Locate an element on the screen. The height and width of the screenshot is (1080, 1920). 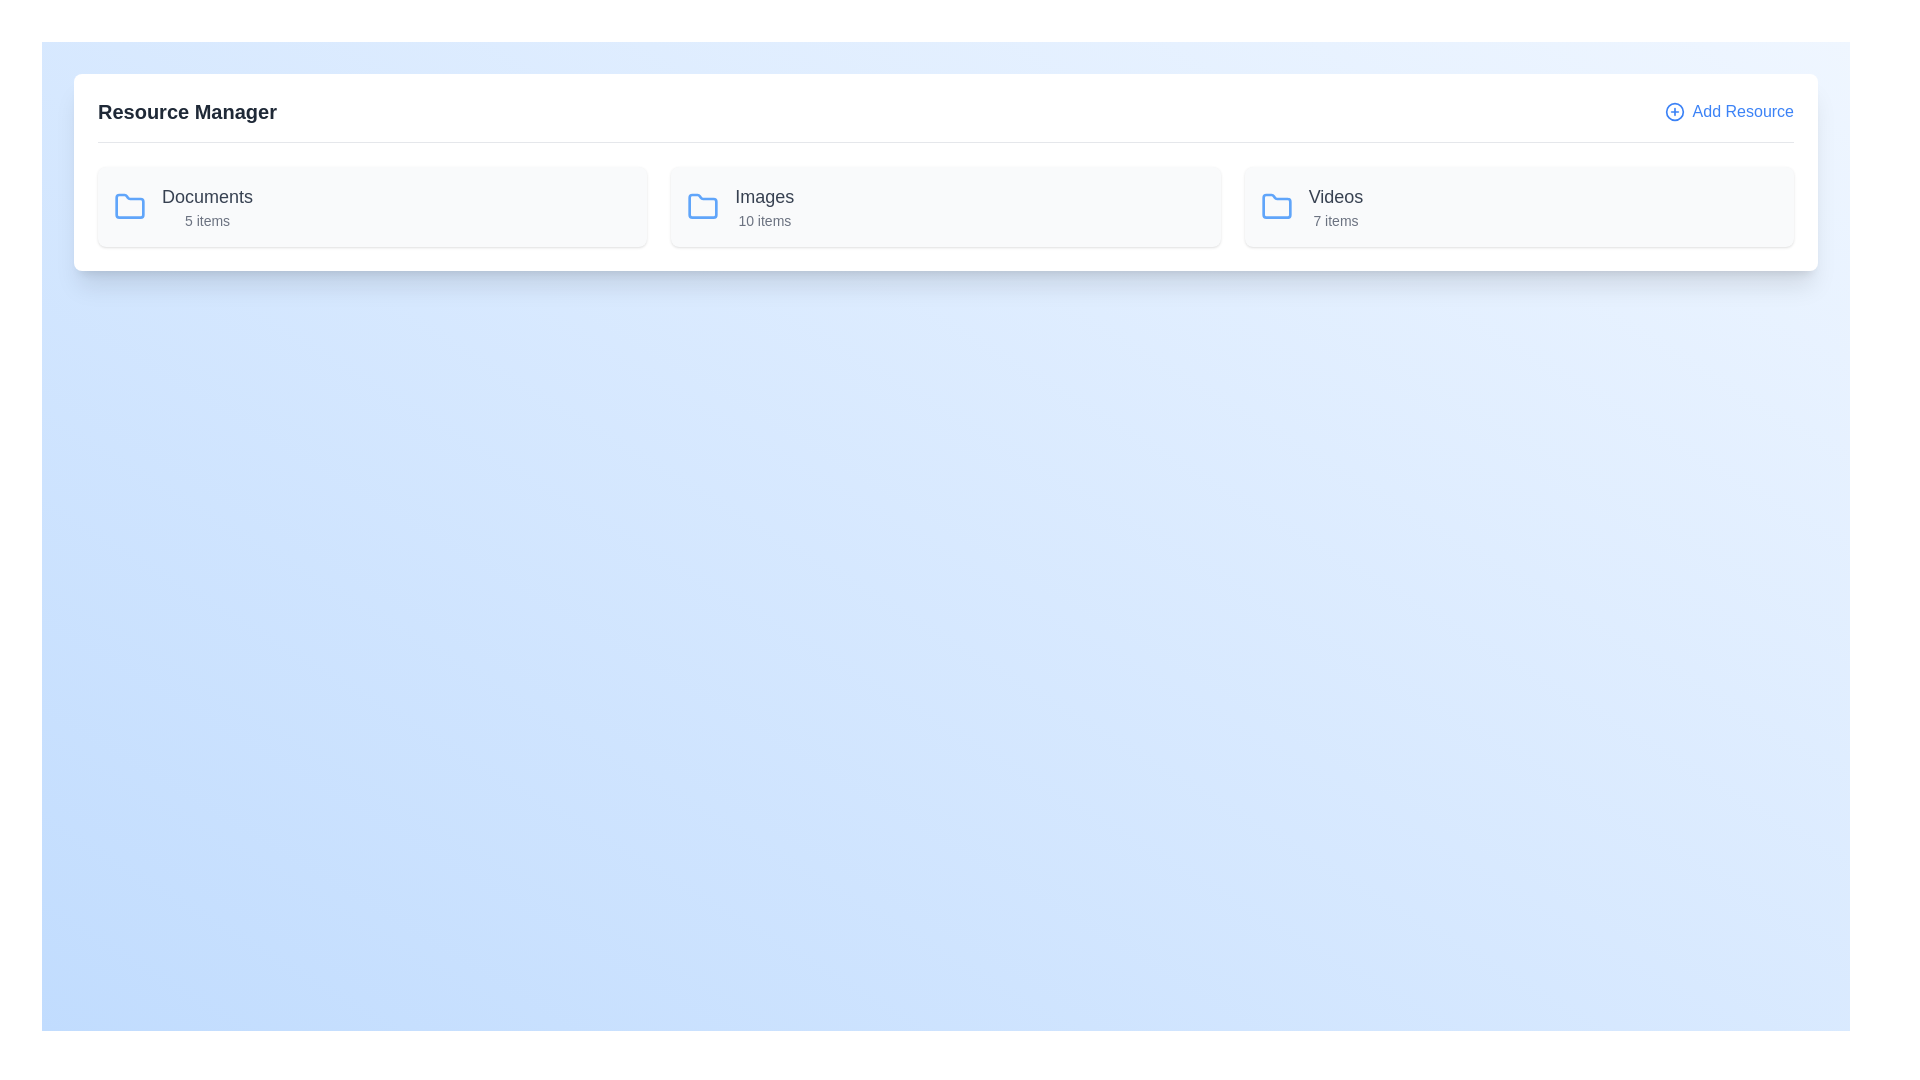
the 'Videos' text label is located at coordinates (1335, 207).